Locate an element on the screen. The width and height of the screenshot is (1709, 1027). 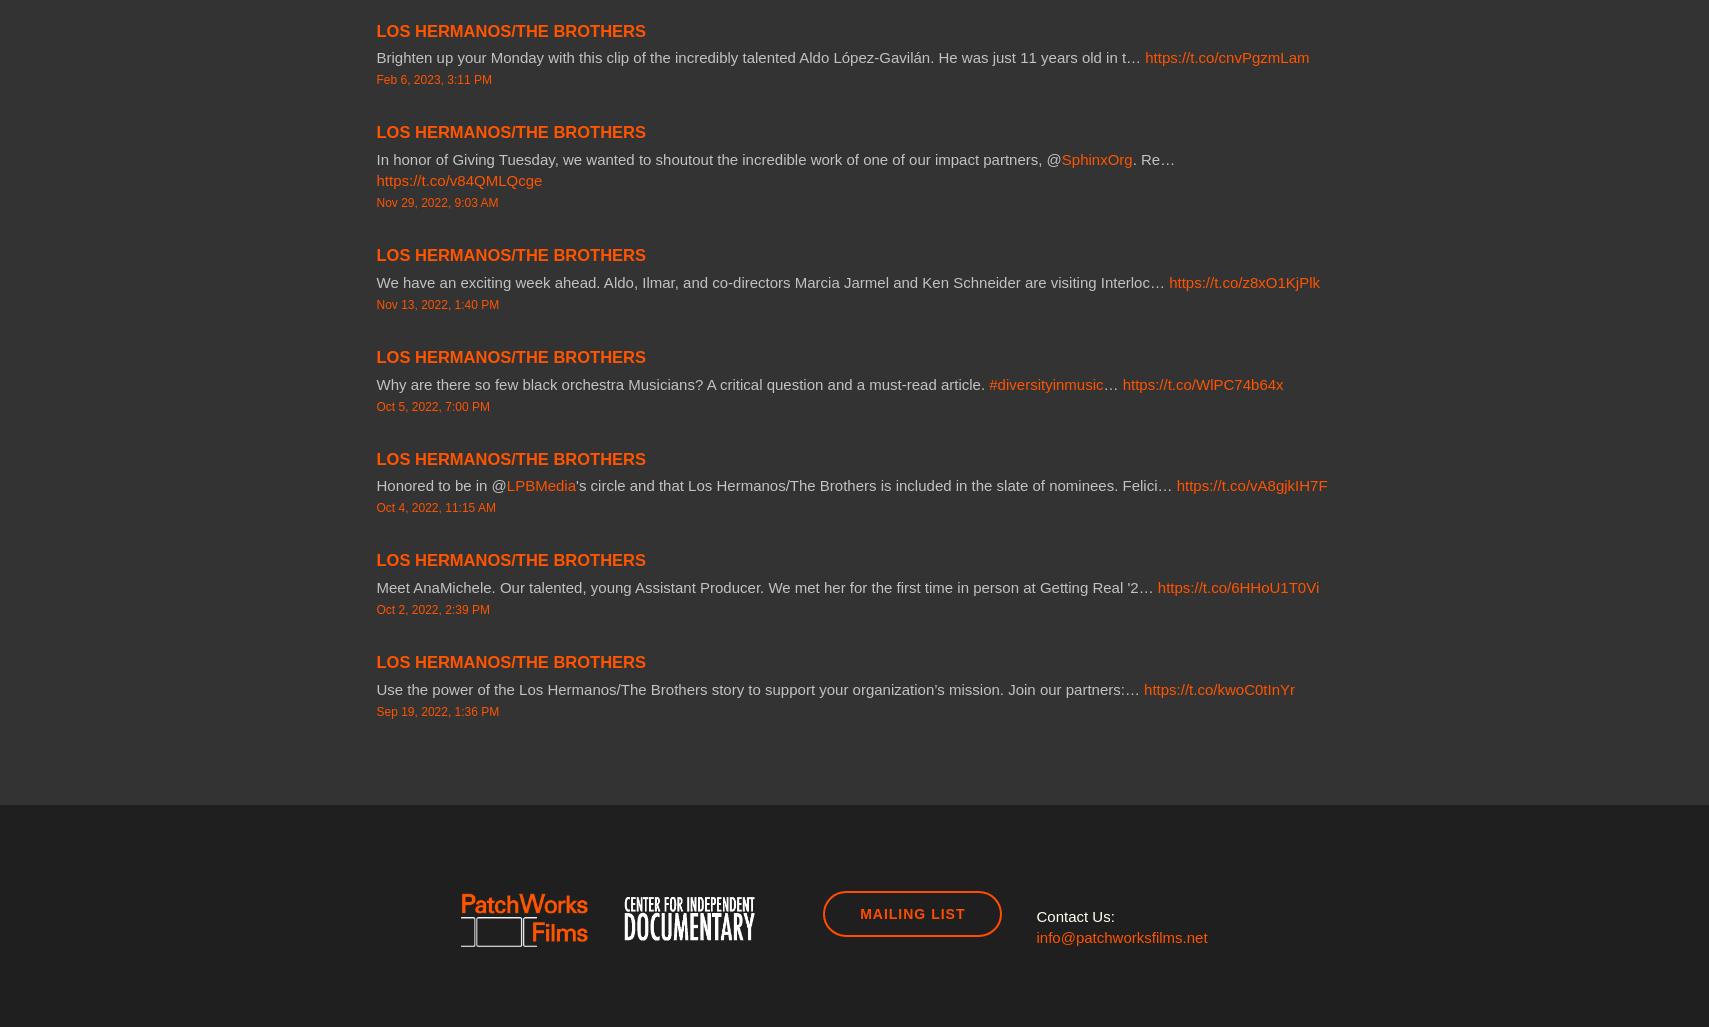
'Sep 19, 2022, 1:36 PM' is located at coordinates (436, 710).